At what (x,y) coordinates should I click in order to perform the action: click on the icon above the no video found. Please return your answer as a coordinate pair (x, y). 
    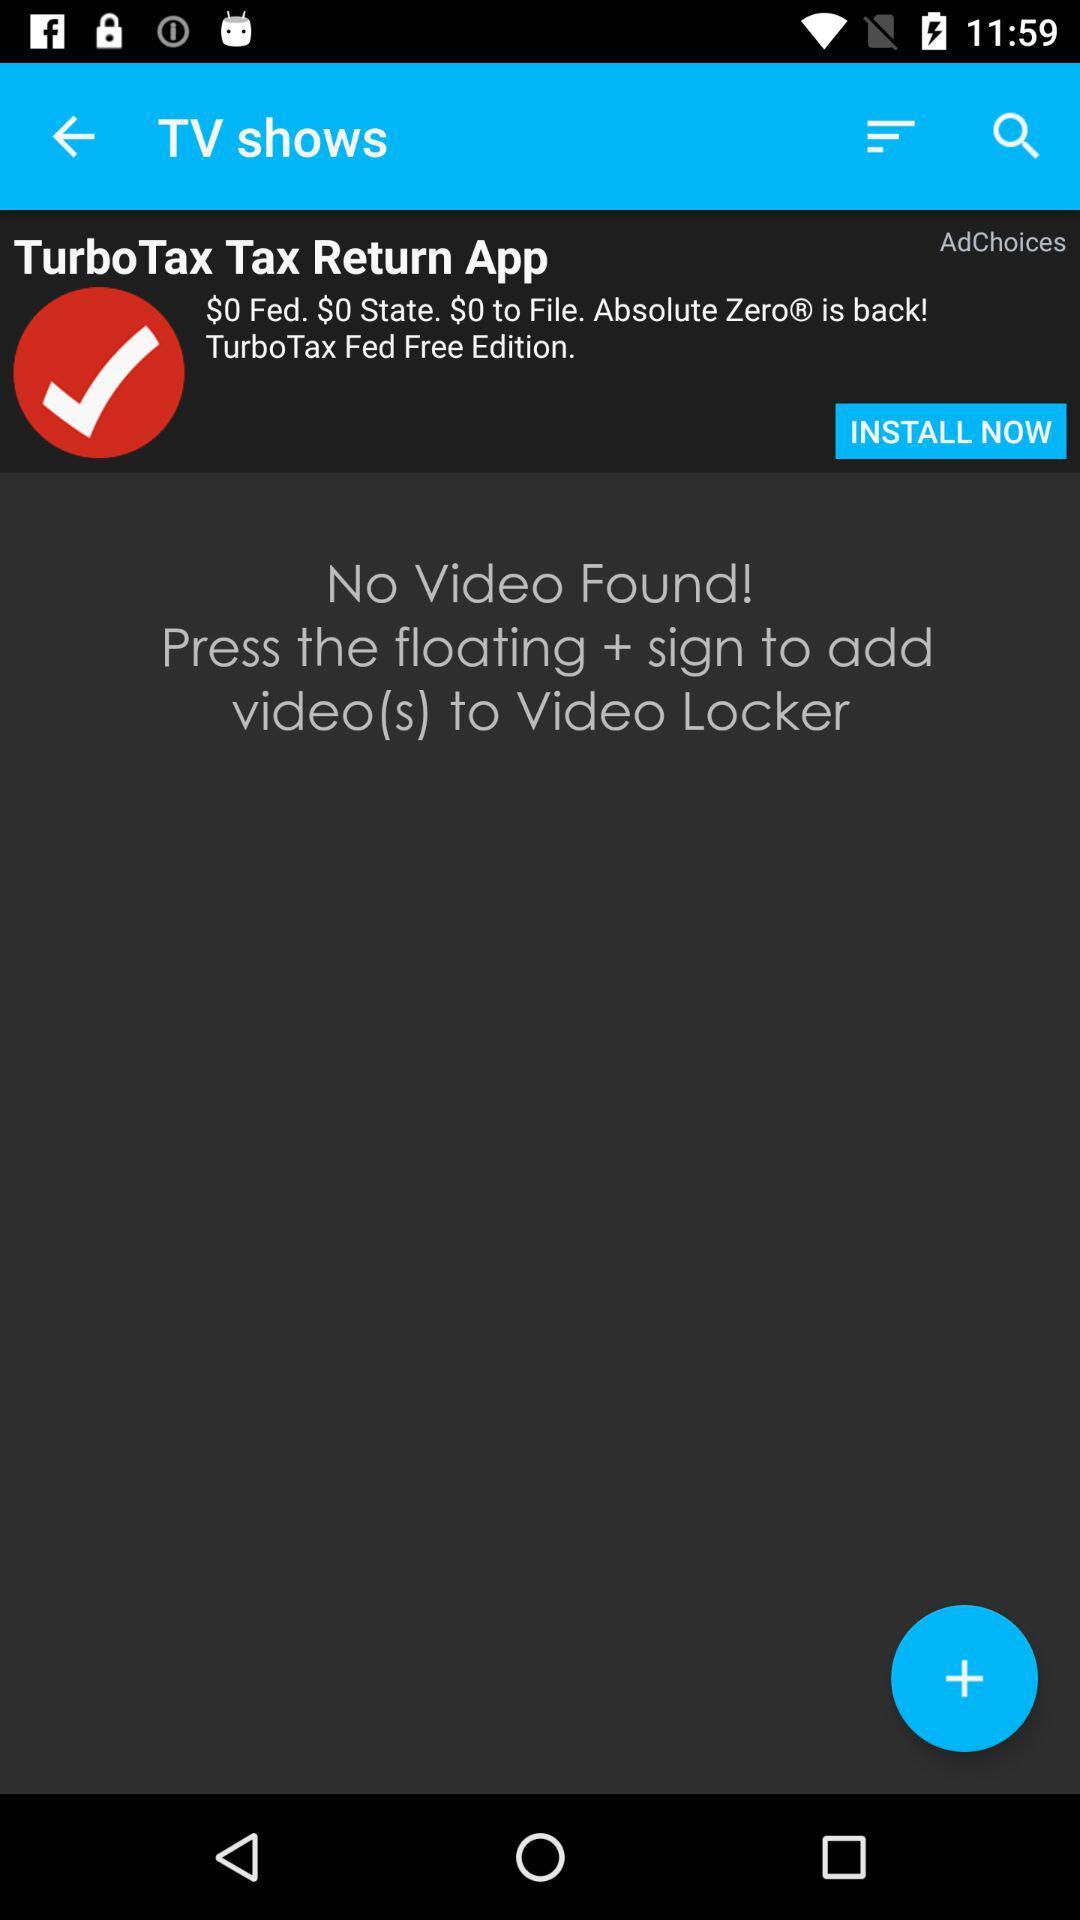
    Looking at the image, I should click on (99, 372).